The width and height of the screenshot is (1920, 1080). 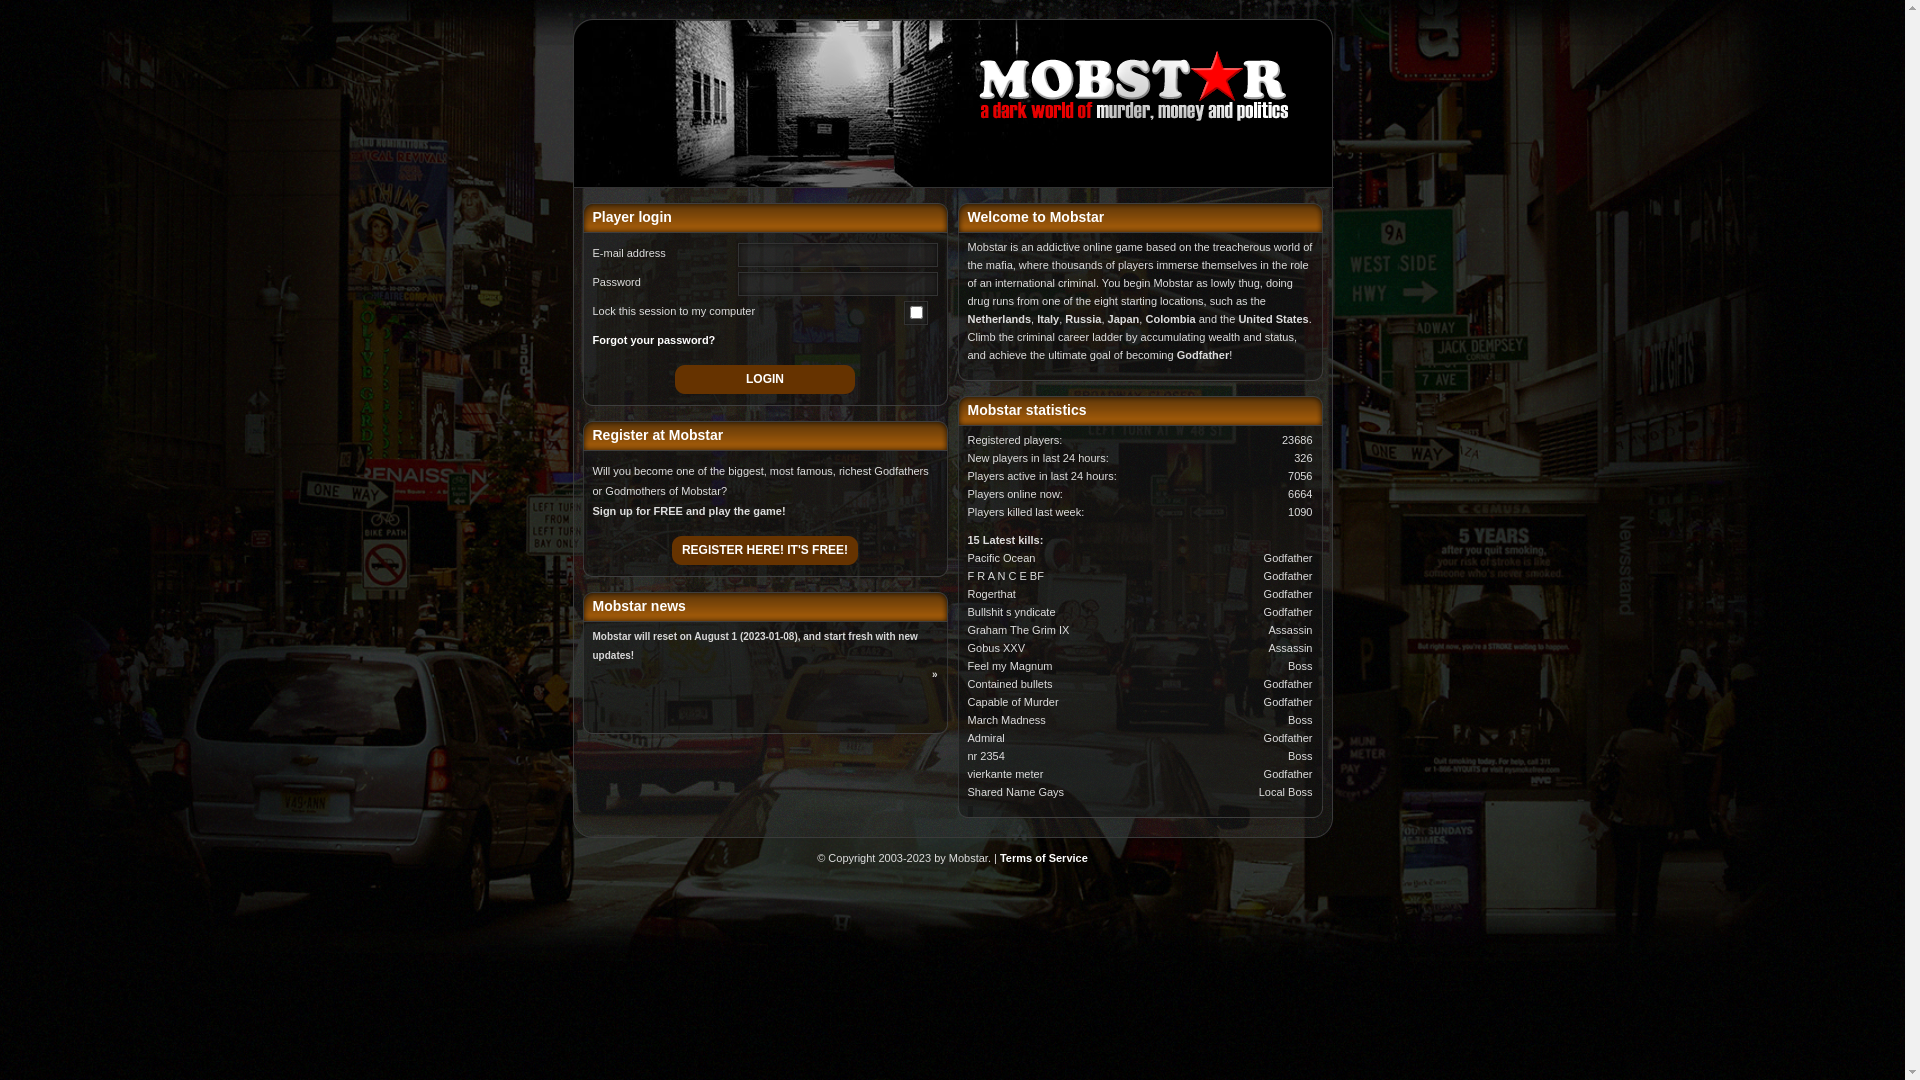 I want to click on 'Terms of Service', so click(x=999, y=856).